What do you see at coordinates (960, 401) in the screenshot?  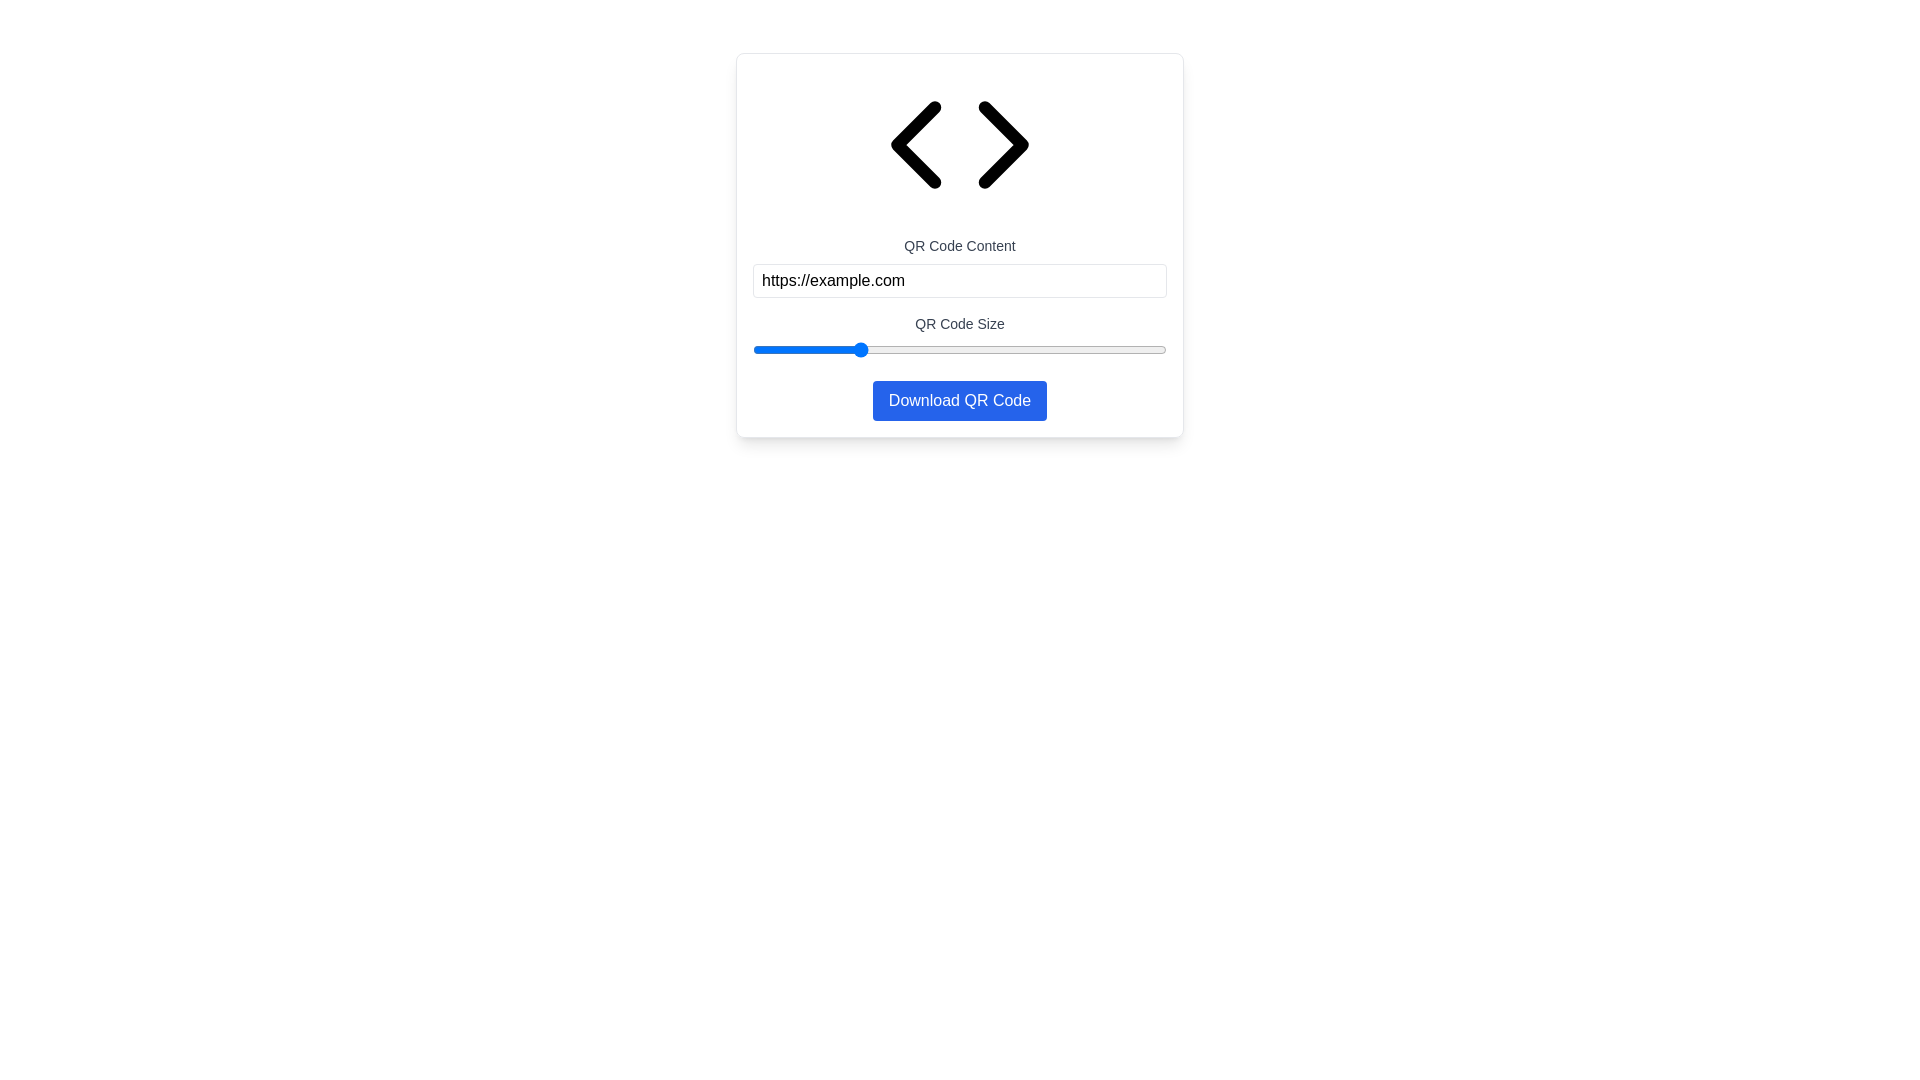 I see `the button with a blue background and white text labeled 'Download QR Code'` at bounding box center [960, 401].